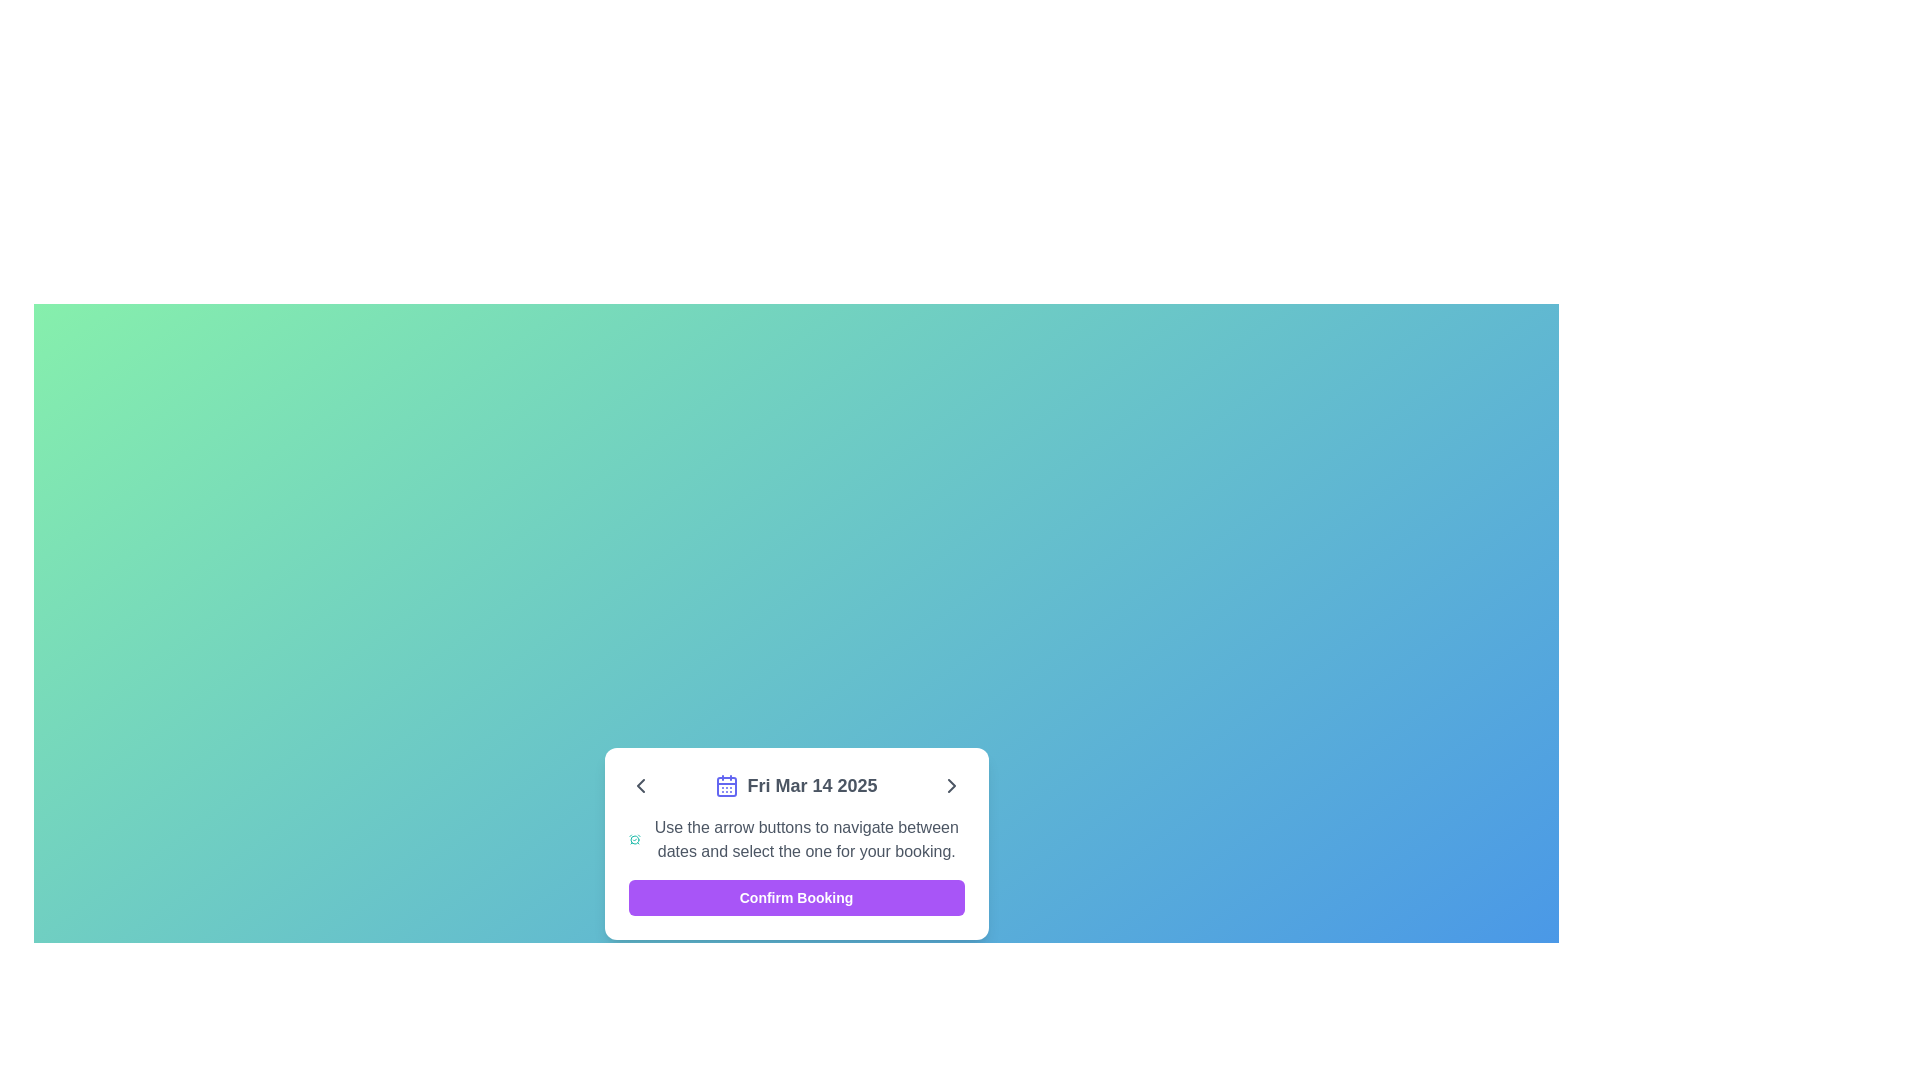 The image size is (1920, 1080). I want to click on the inner portion of the calendar icon, which is a decorative or structural component located centrally aligned towards the bottom of the icon layout, so click(726, 785).